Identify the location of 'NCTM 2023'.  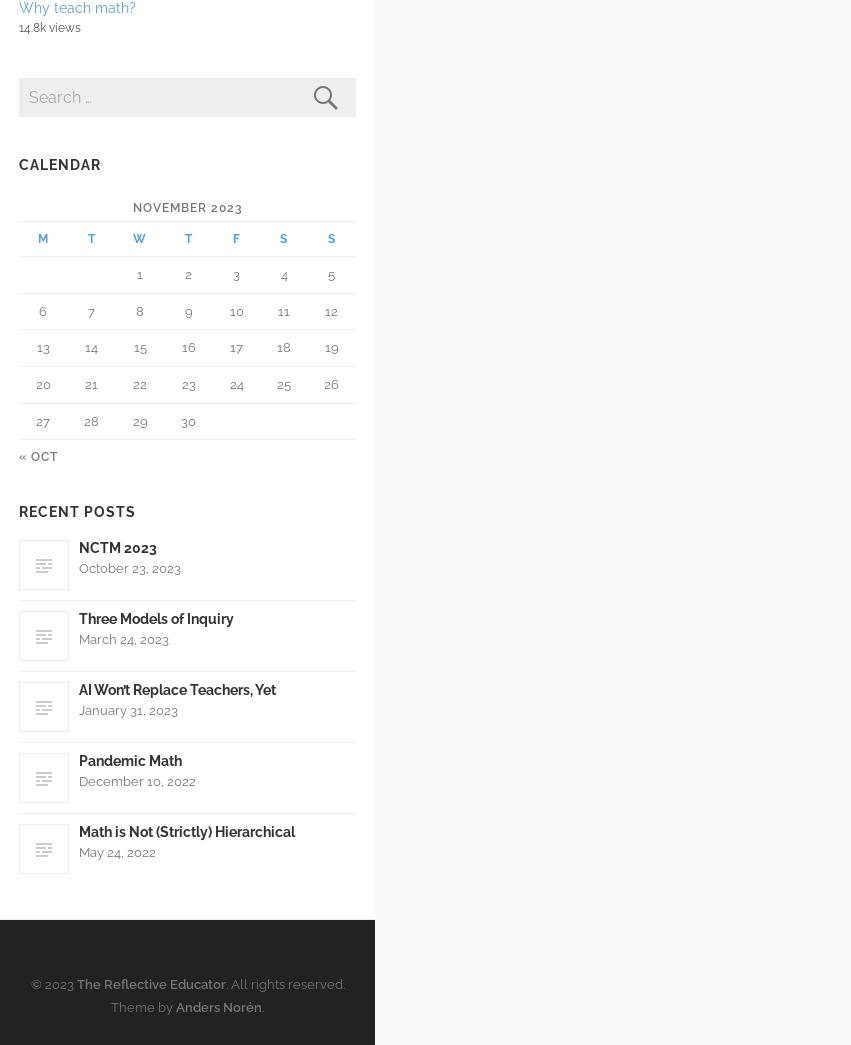
(117, 547).